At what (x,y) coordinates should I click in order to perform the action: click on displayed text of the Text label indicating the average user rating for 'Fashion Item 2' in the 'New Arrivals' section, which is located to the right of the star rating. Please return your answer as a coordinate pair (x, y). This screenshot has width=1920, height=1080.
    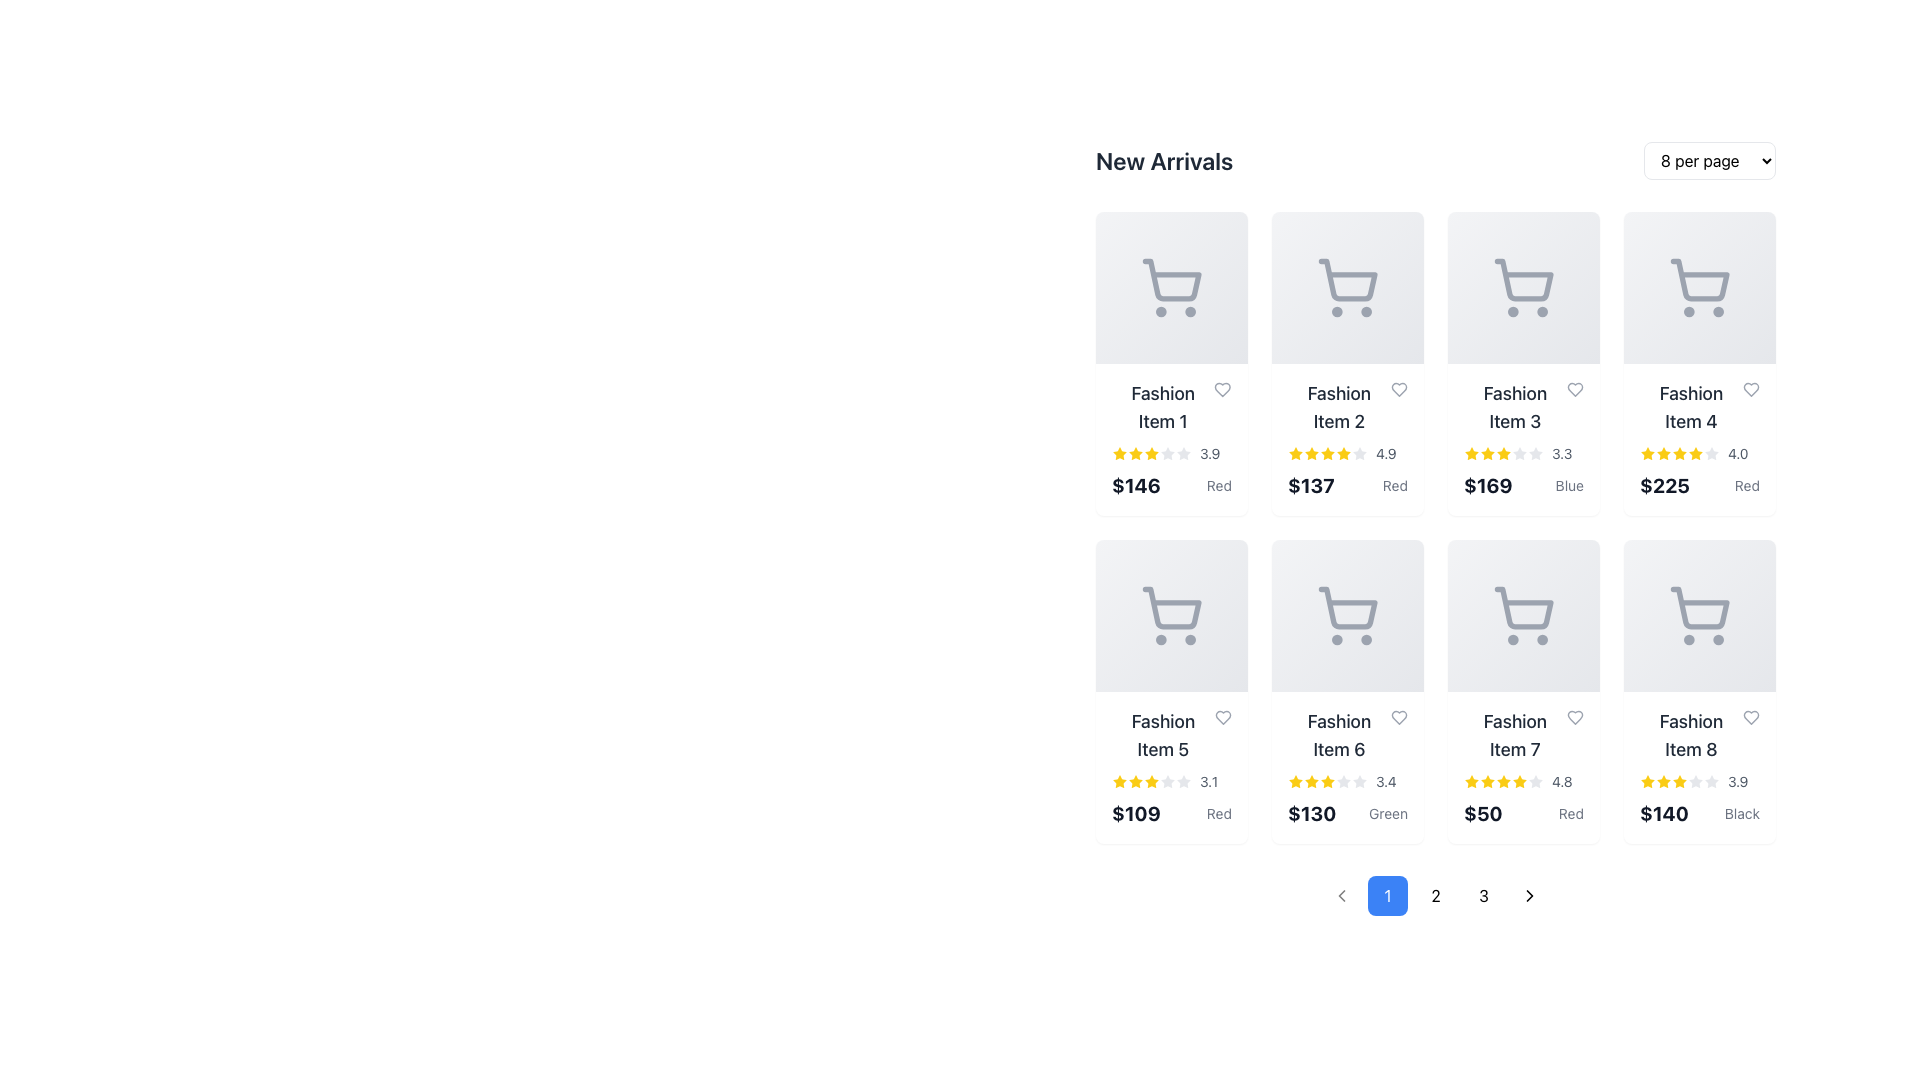
    Looking at the image, I should click on (1385, 454).